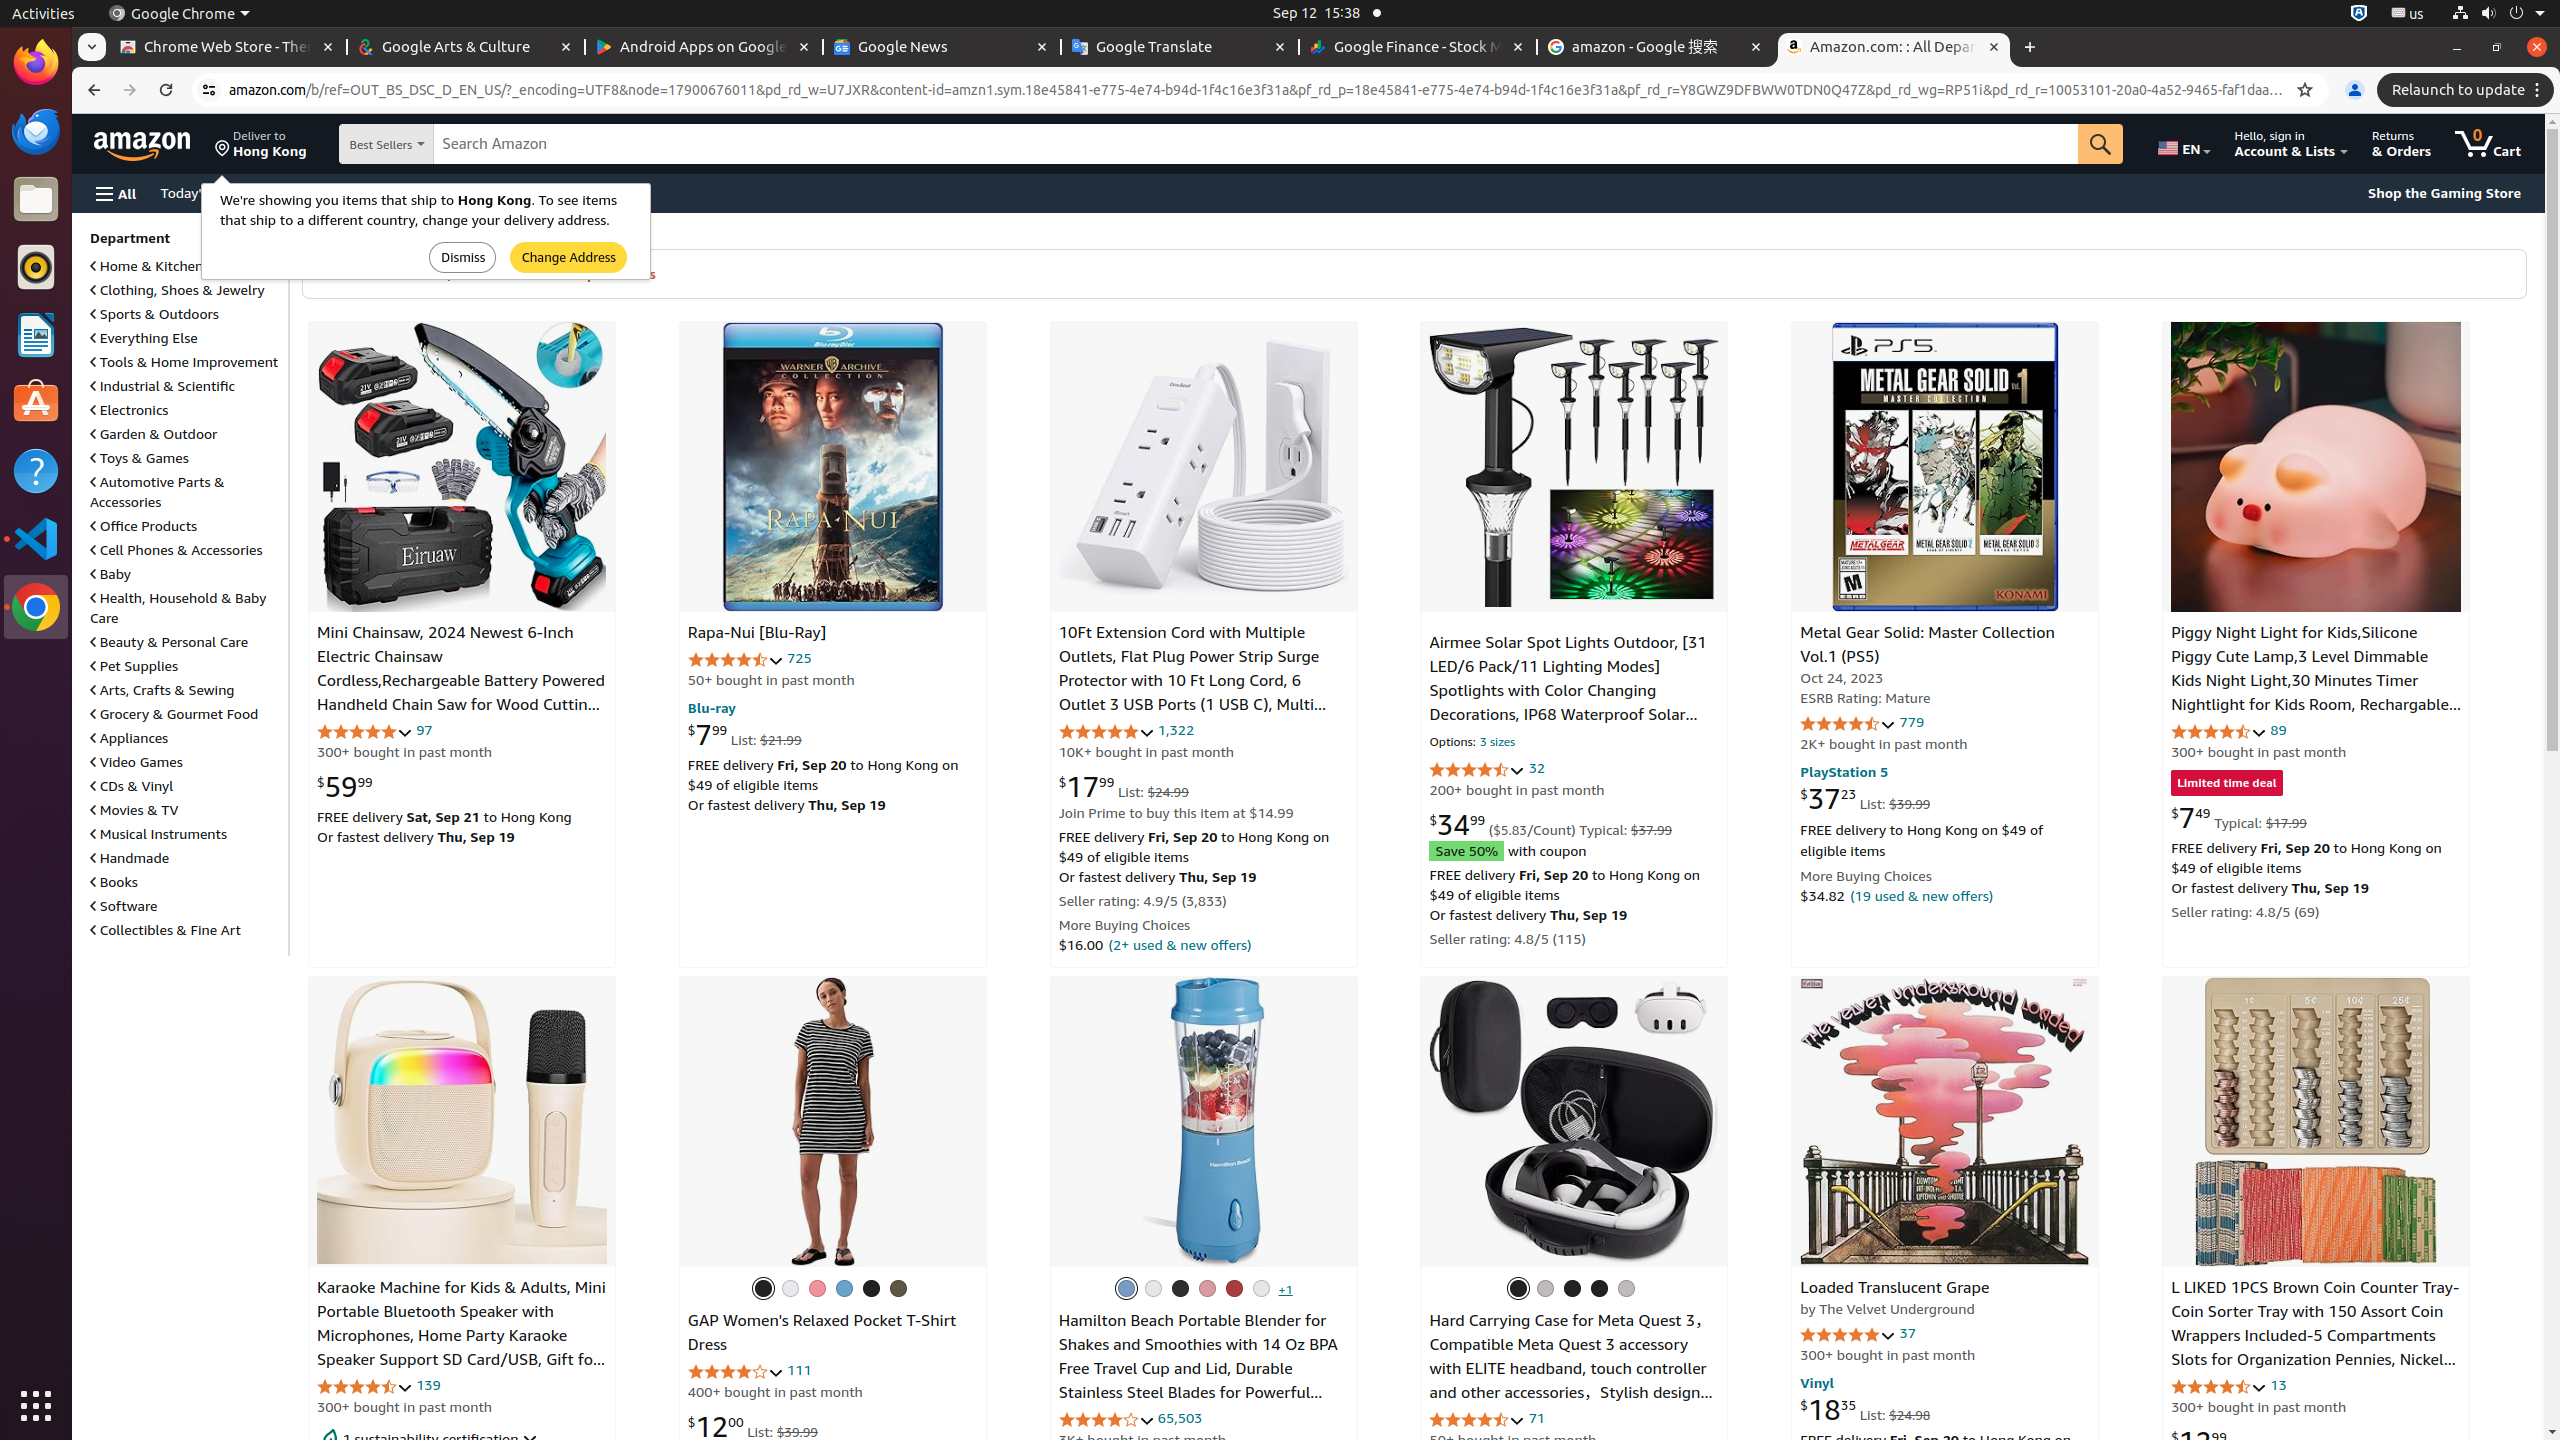 Image resolution: width=2560 pixels, height=1440 pixels. I want to click on 'Garden & Outdoor', so click(154, 432).